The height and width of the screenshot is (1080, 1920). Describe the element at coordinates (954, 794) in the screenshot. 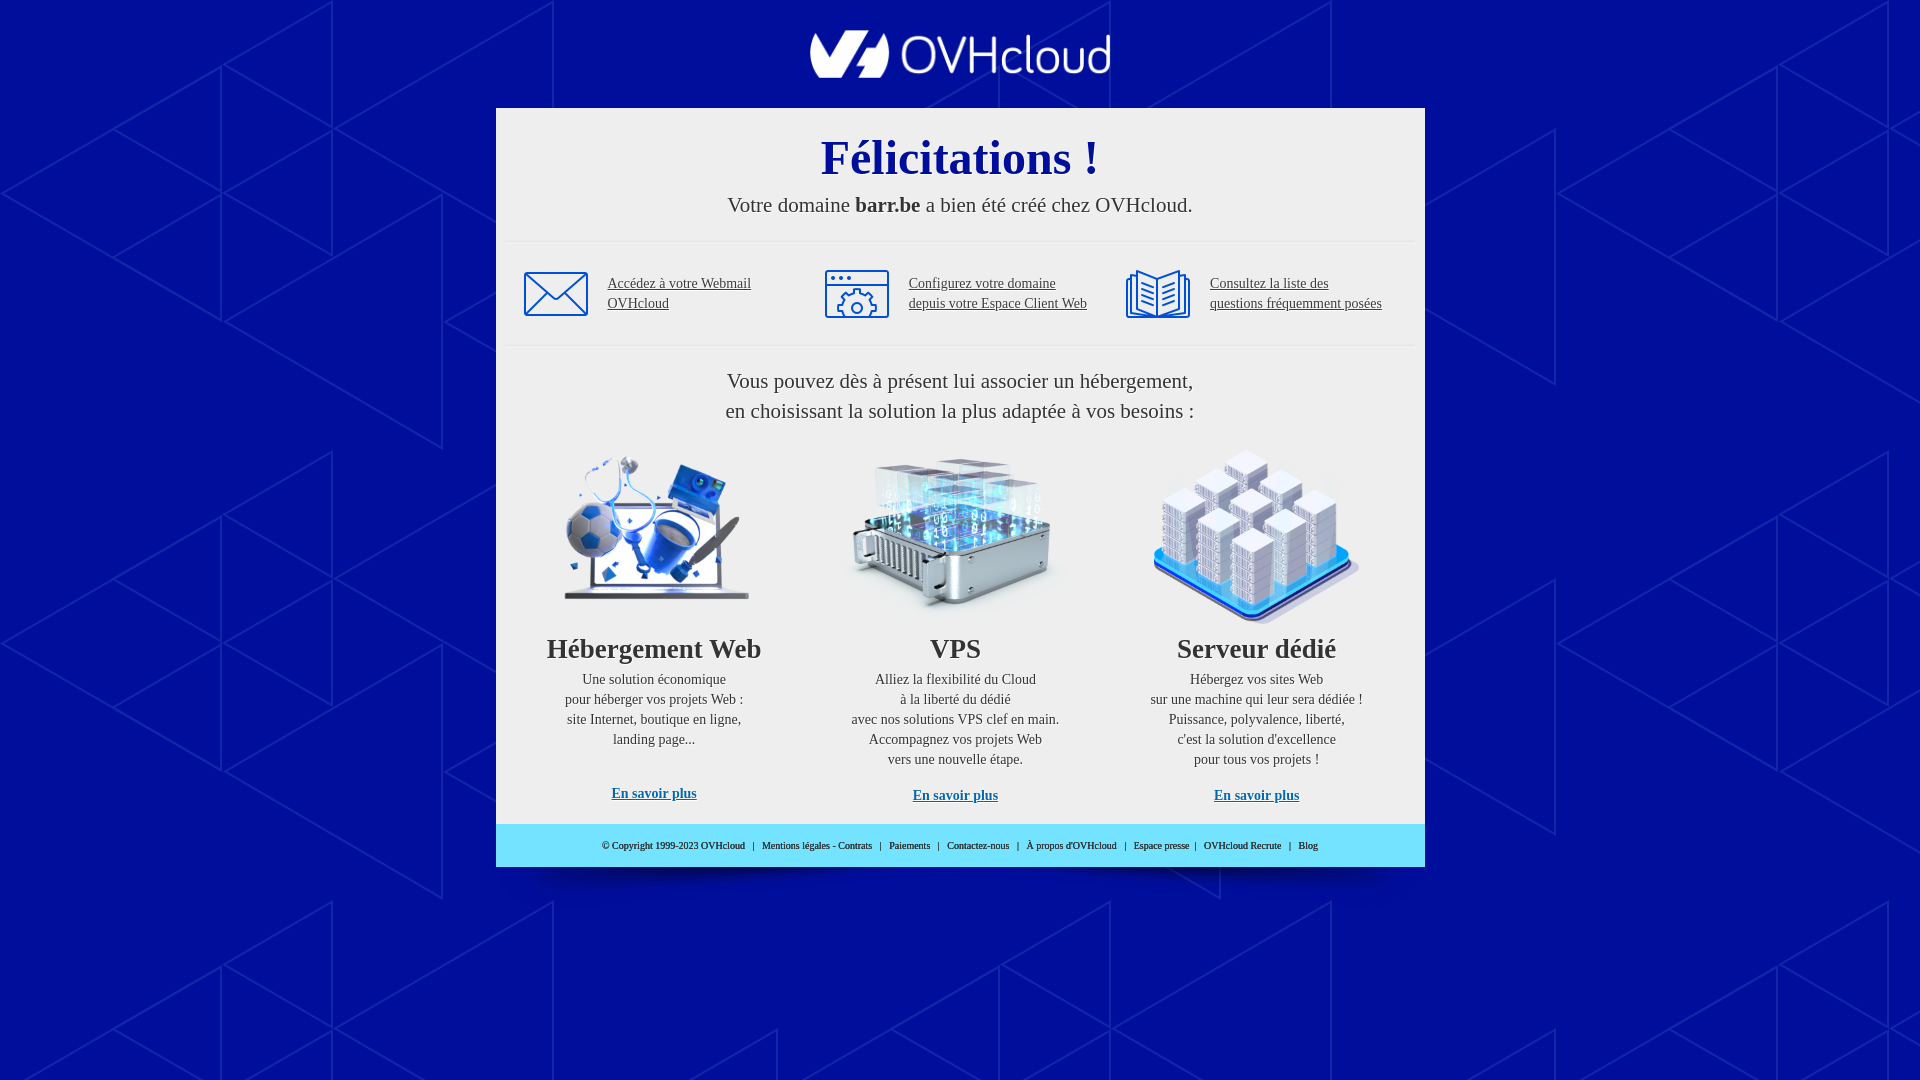

I see `'En savoir plus'` at that location.